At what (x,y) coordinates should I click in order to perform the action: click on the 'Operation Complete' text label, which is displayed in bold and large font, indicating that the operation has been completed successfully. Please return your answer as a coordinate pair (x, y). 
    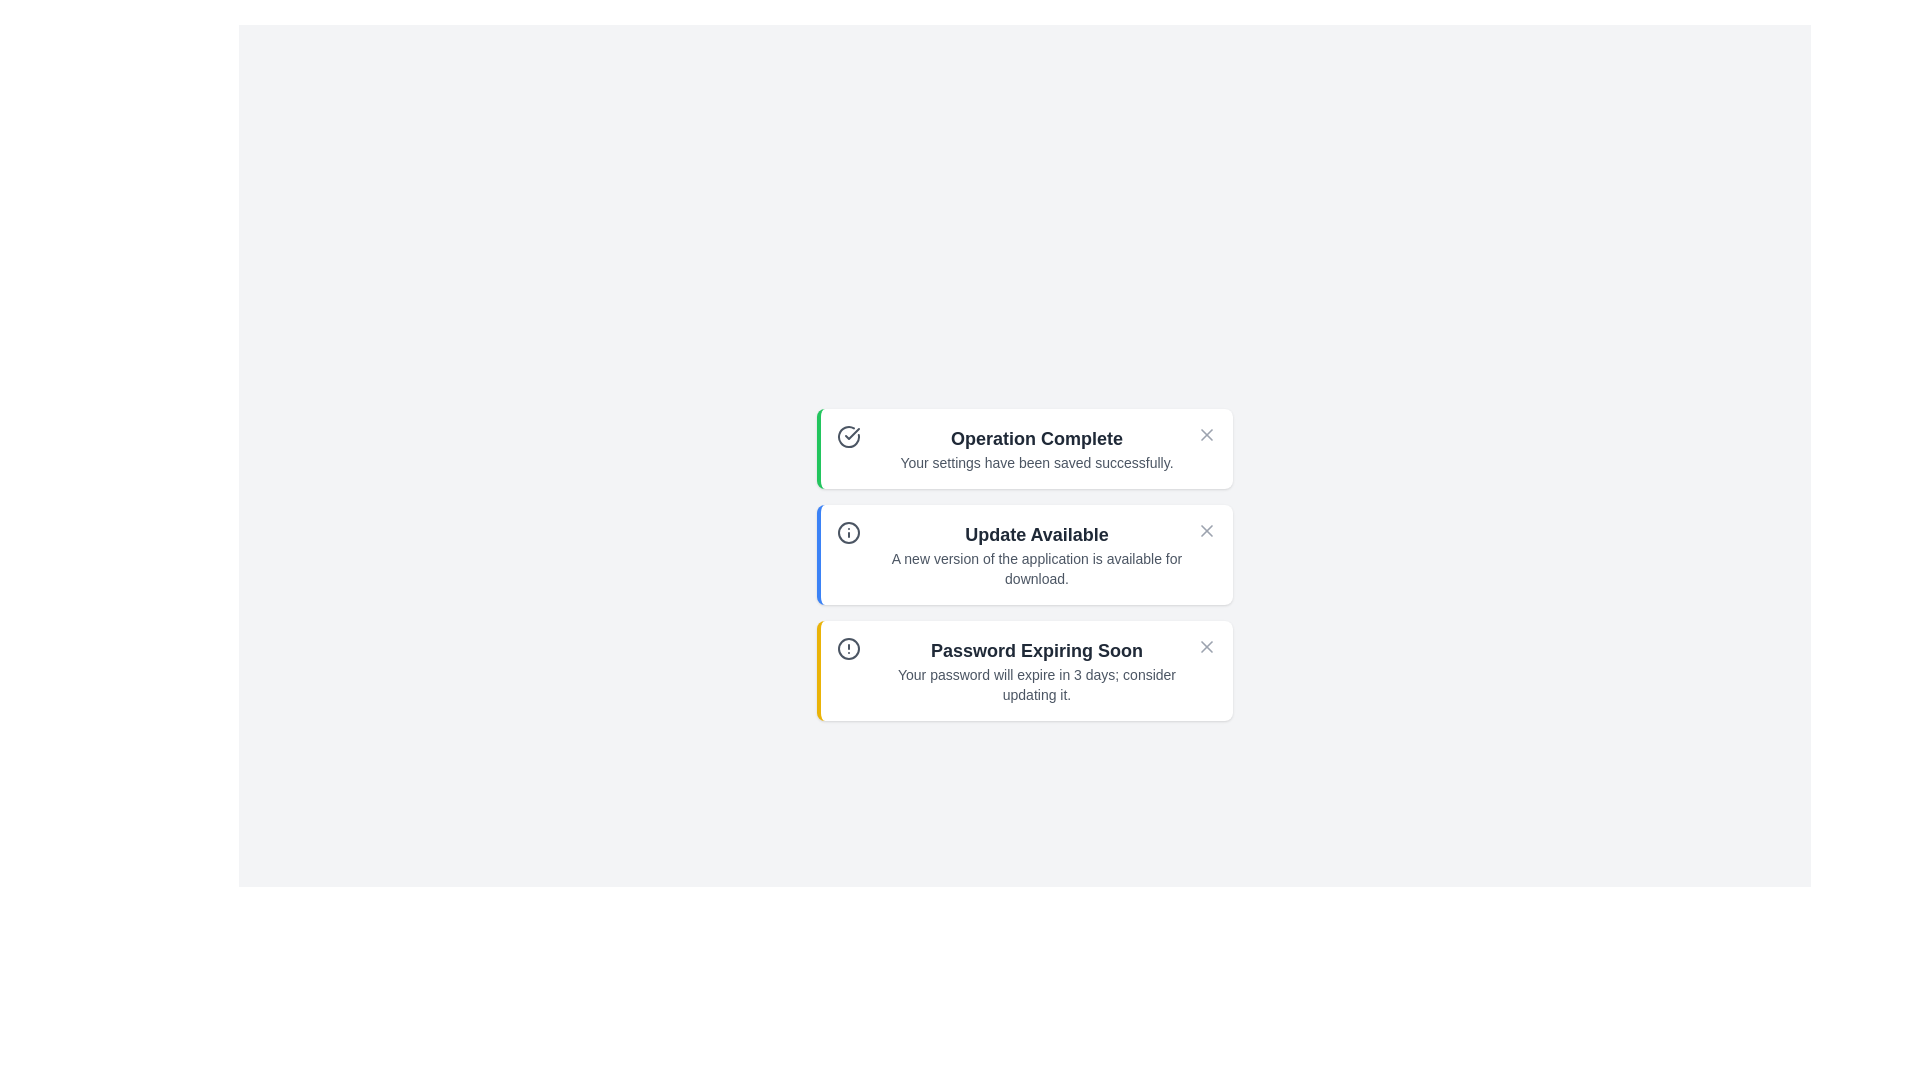
    Looking at the image, I should click on (1036, 438).